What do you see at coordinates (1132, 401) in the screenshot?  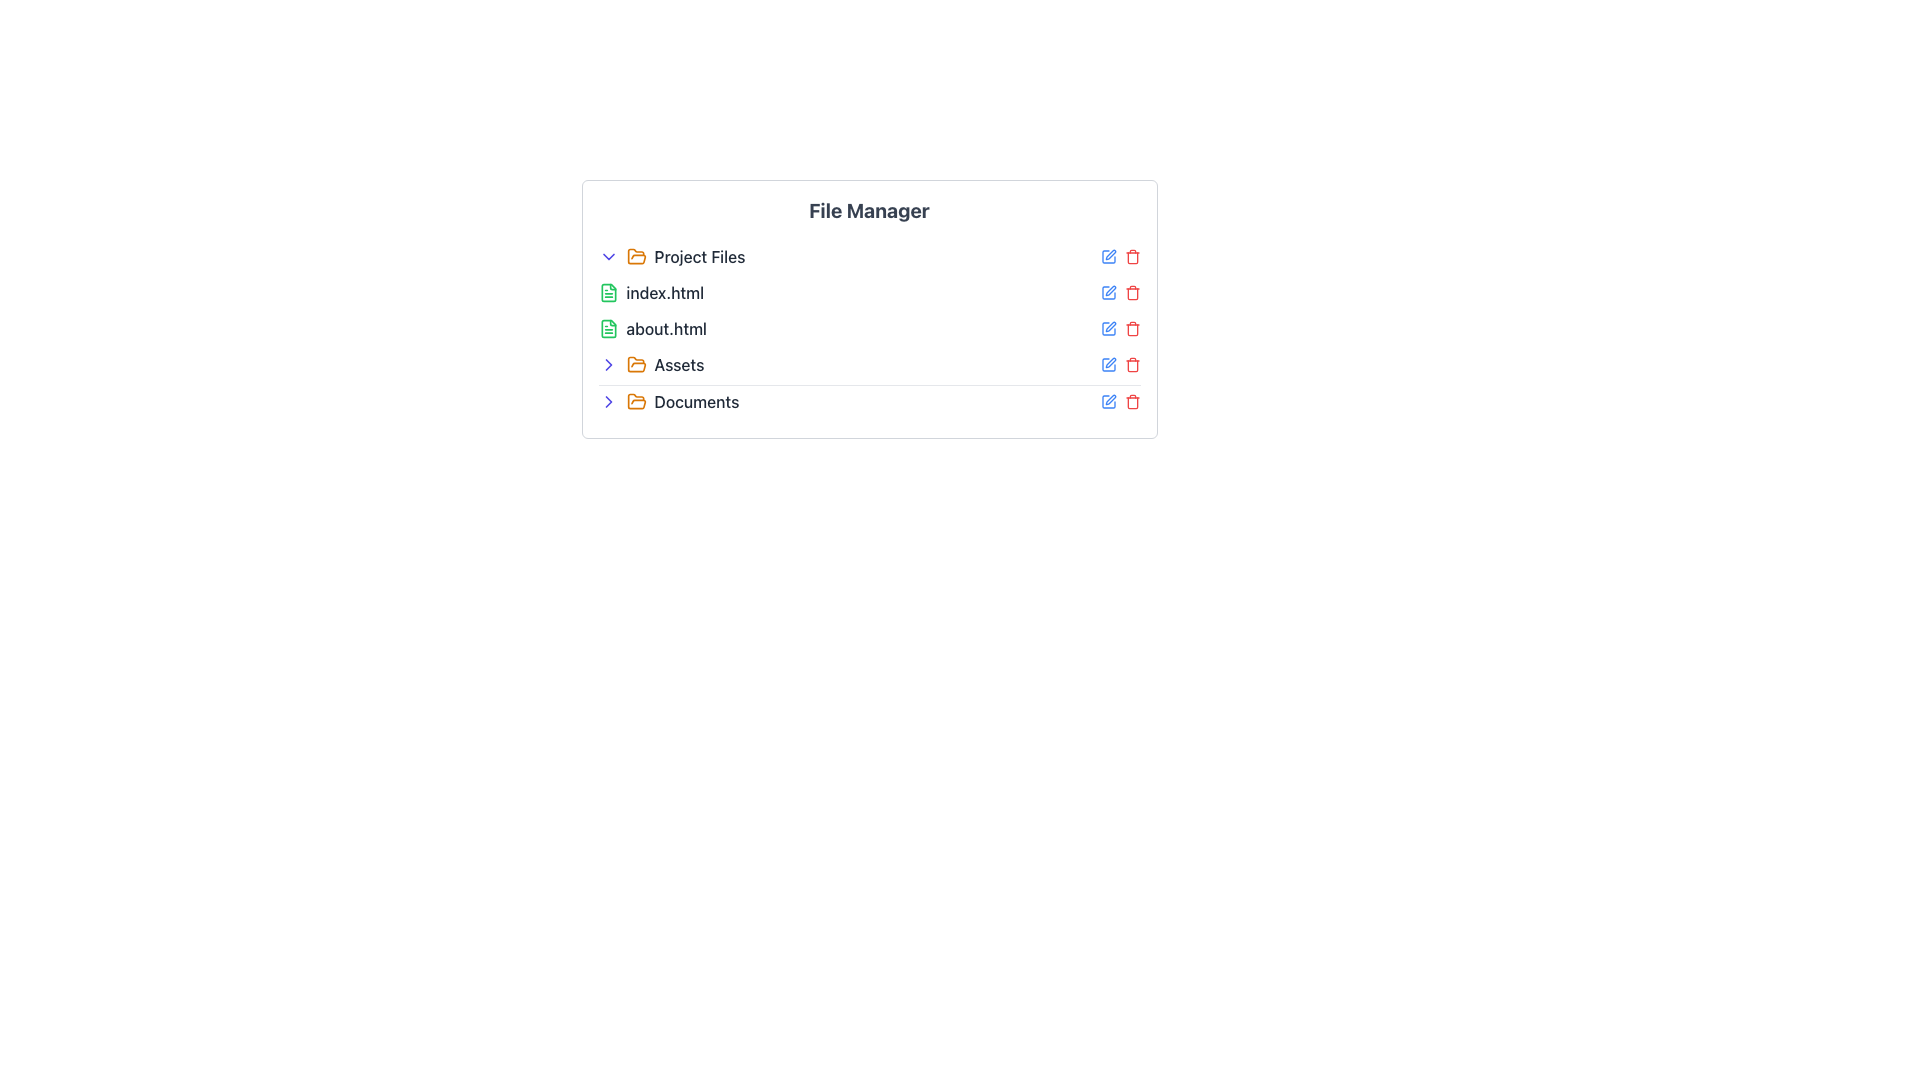 I see `the trash icon button located in the 'File Manager' interface near the bottom-right corner of the 'Documents' row` at bounding box center [1132, 401].